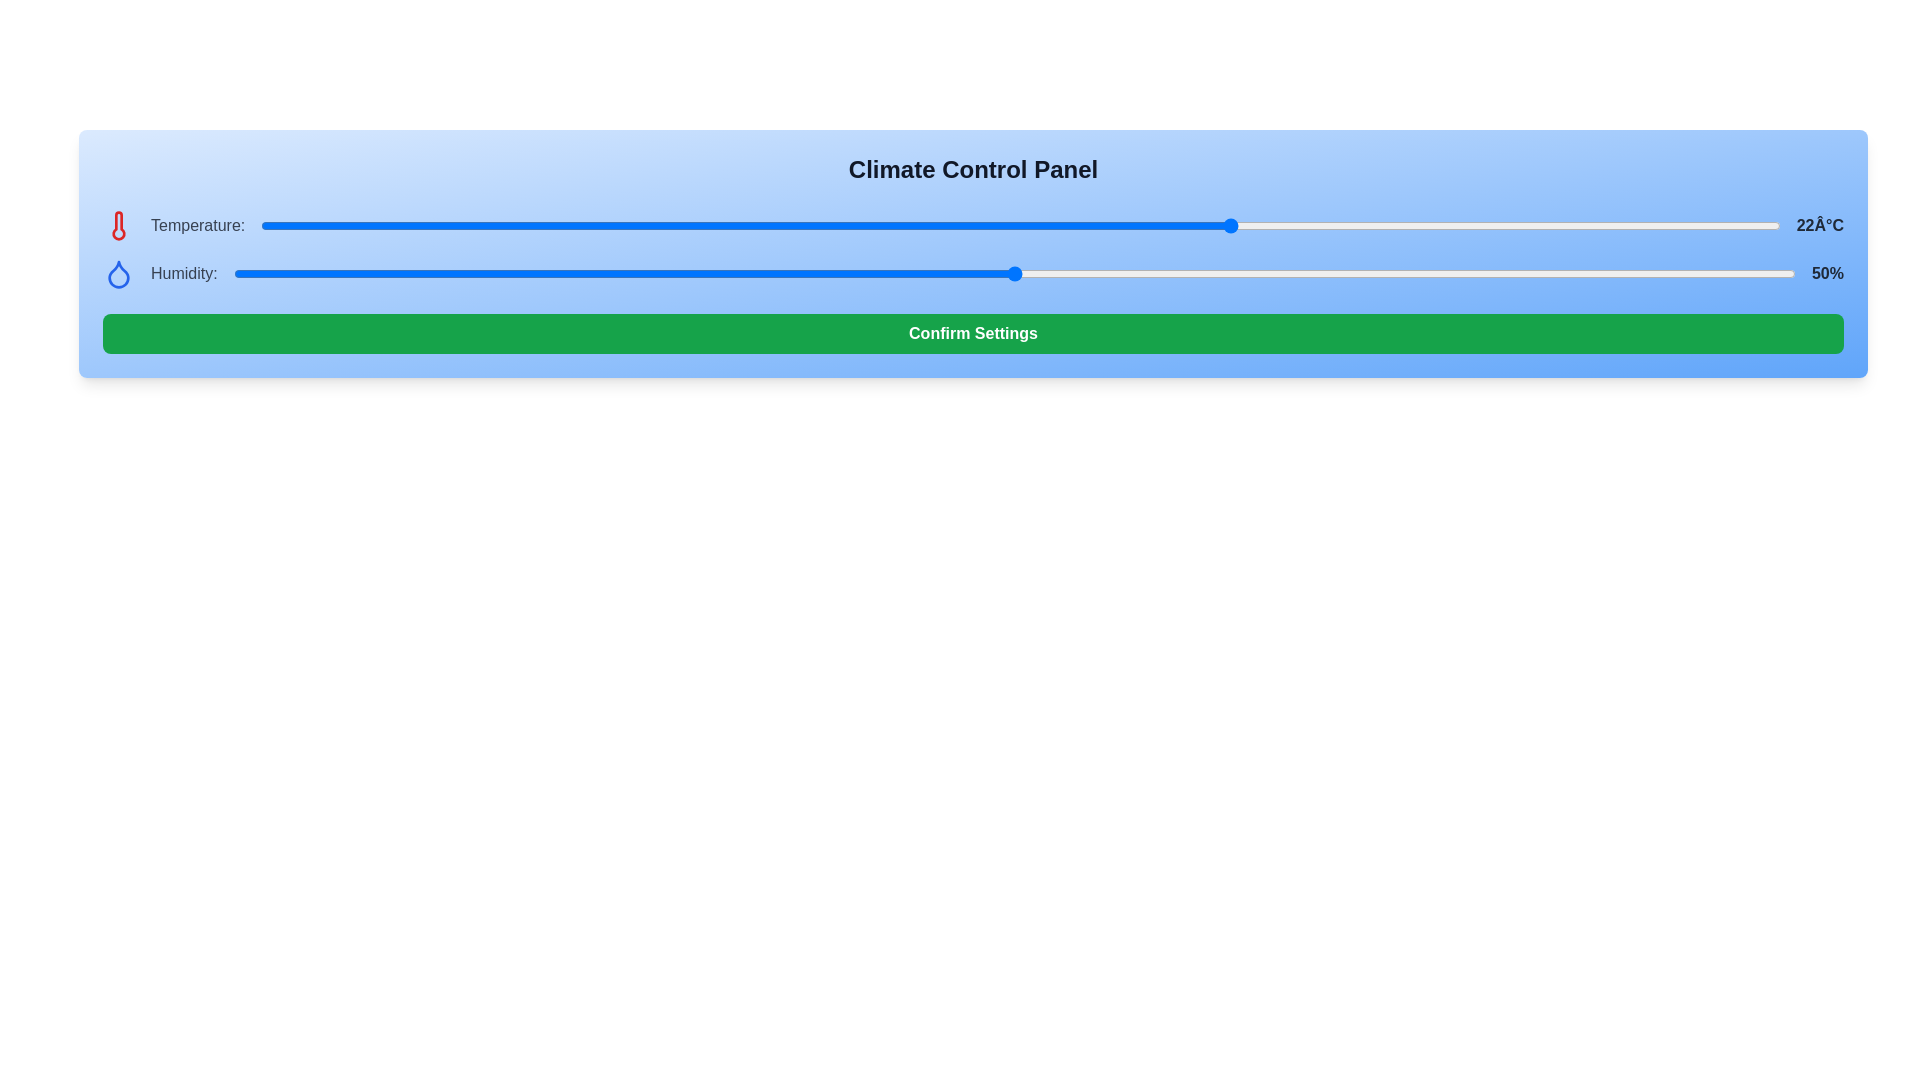  Describe the element at coordinates (310, 273) in the screenshot. I see `the humidity slider to 5%` at that location.